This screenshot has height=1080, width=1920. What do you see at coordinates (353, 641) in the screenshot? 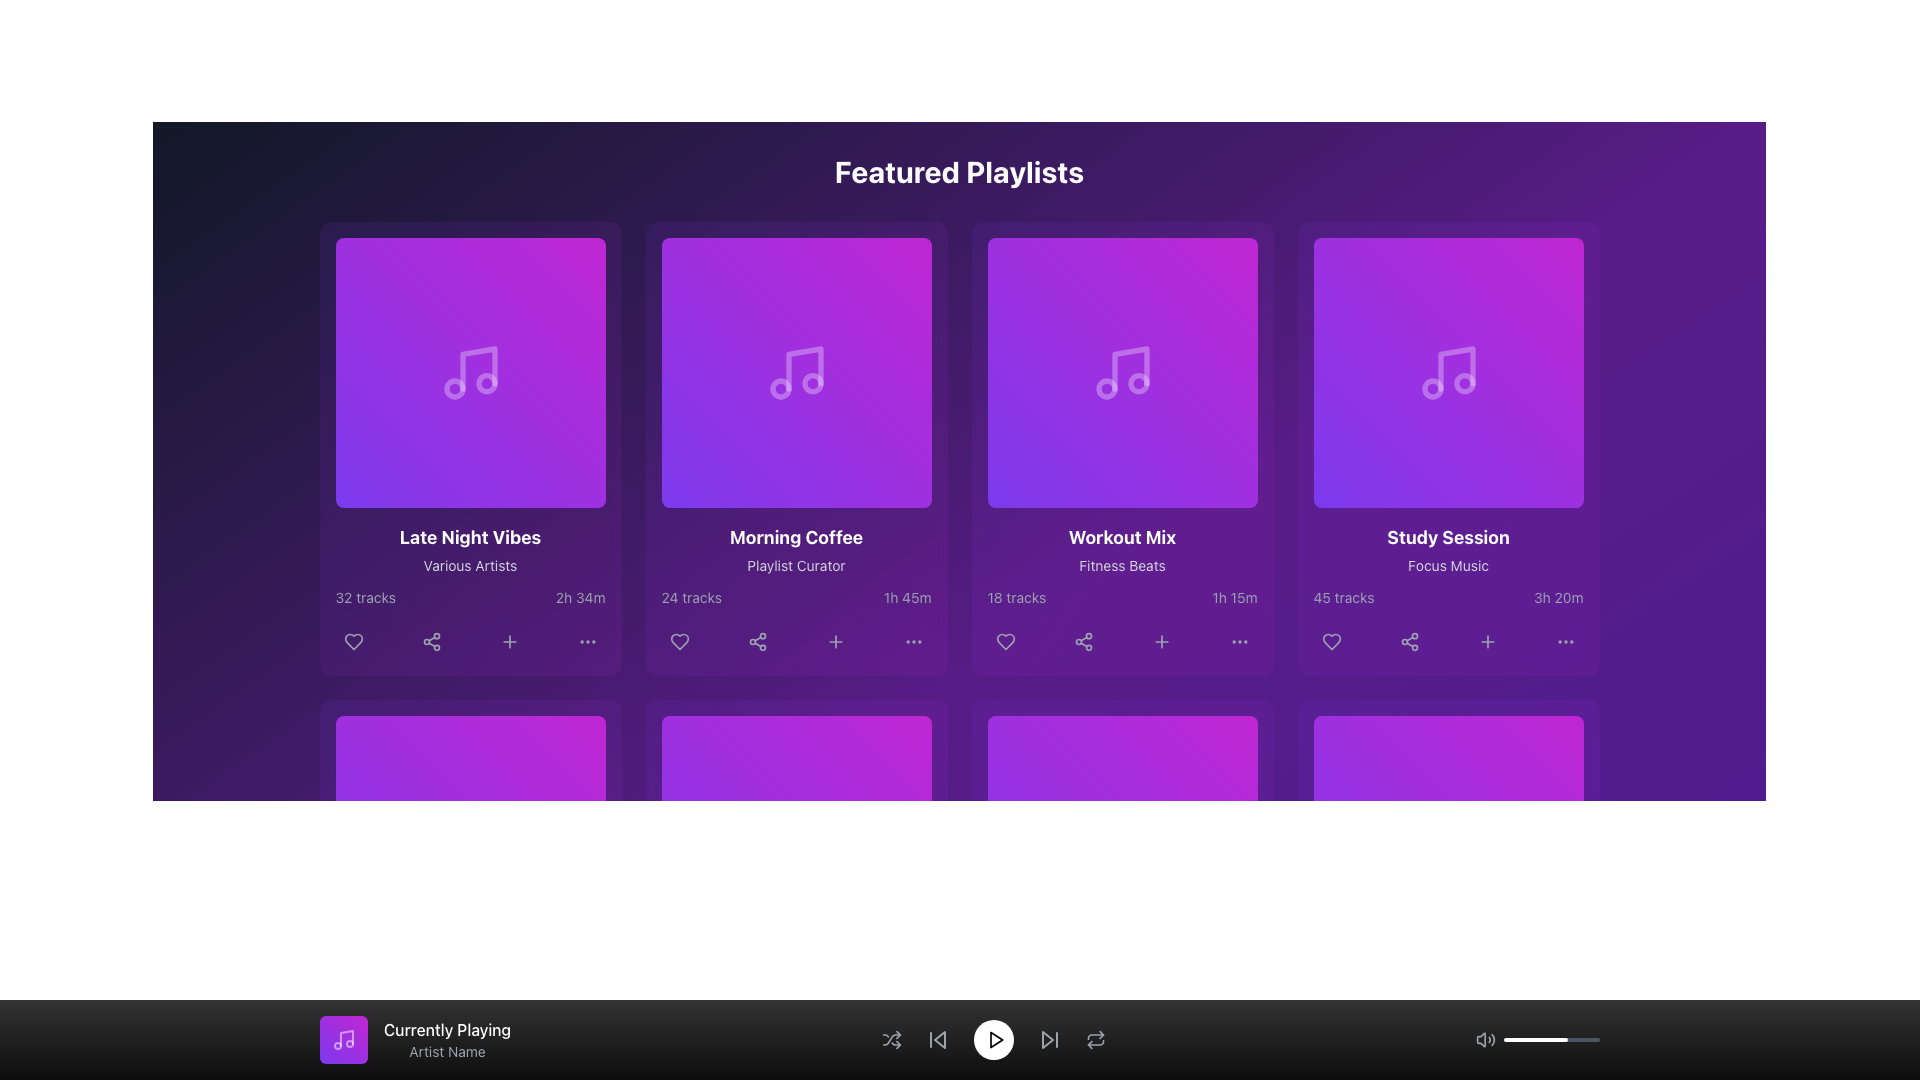
I see `the heart-shaped icon button located at the bottom left corner of the first card in the featured playlists section` at bounding box center [353, 641].